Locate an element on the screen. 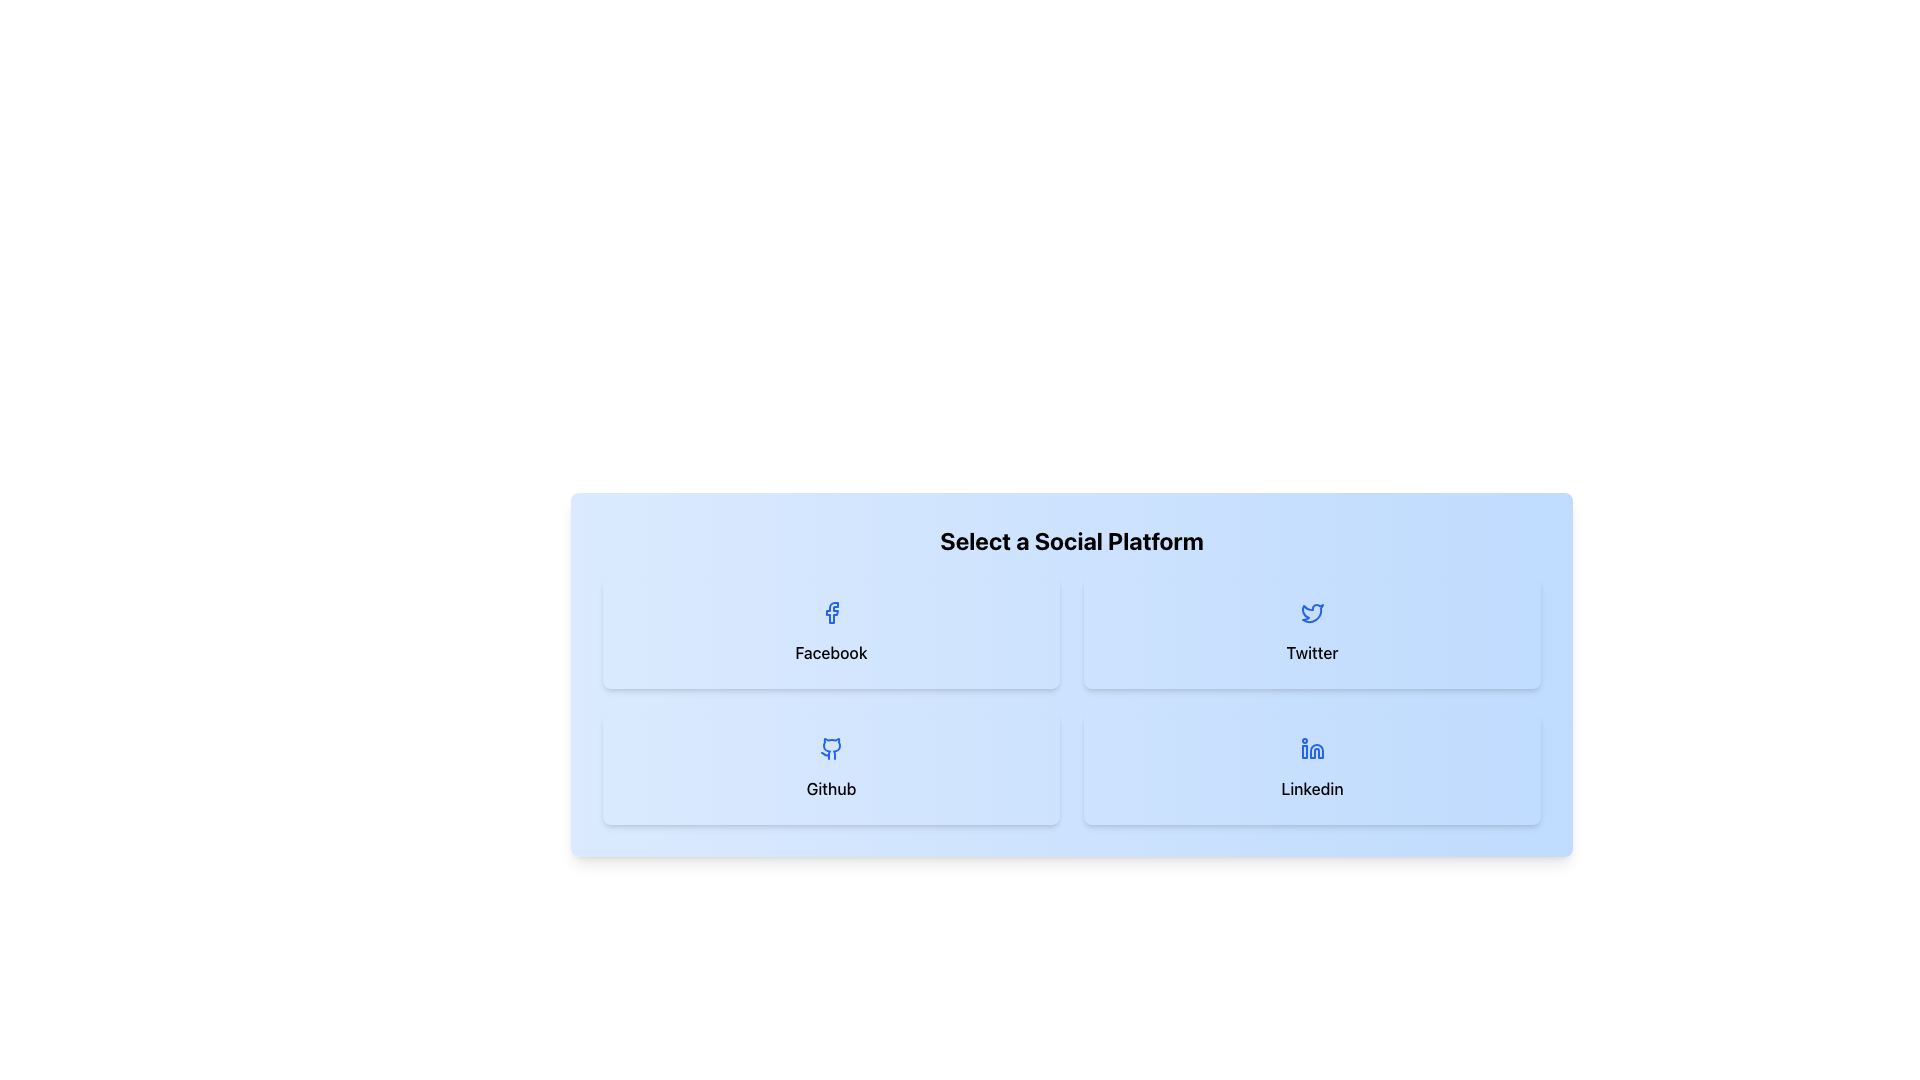 The height and width of the screenshot is (1080, 1920). the GitHub button, which is a rectangular card with a light blue background, featuring a GitHub logo at the top and 'Github' in bold text at the bottom, located in the lower-left quadrant of a 2x2 grid of social media platform selection cards is located at coordinates (831, 767).